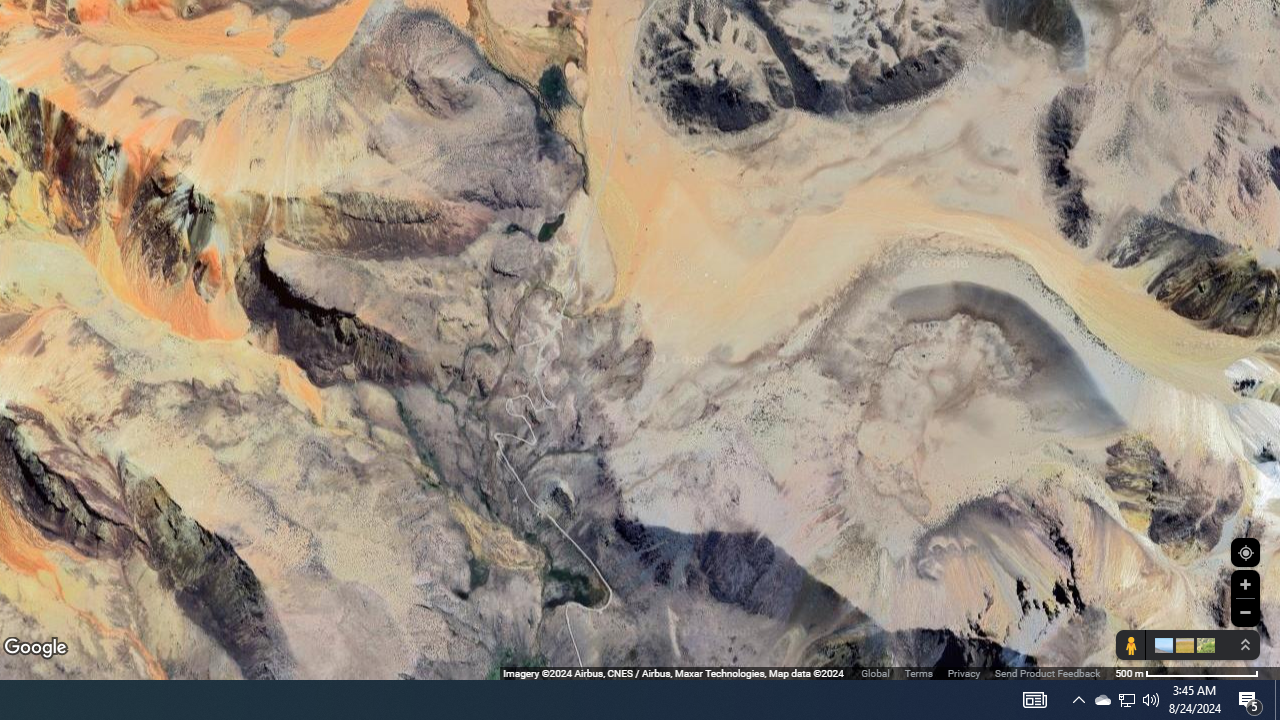 The height and width of the screenshot is (720, 1280). I want to click on 'Show Your Location', so click(1244, 552).